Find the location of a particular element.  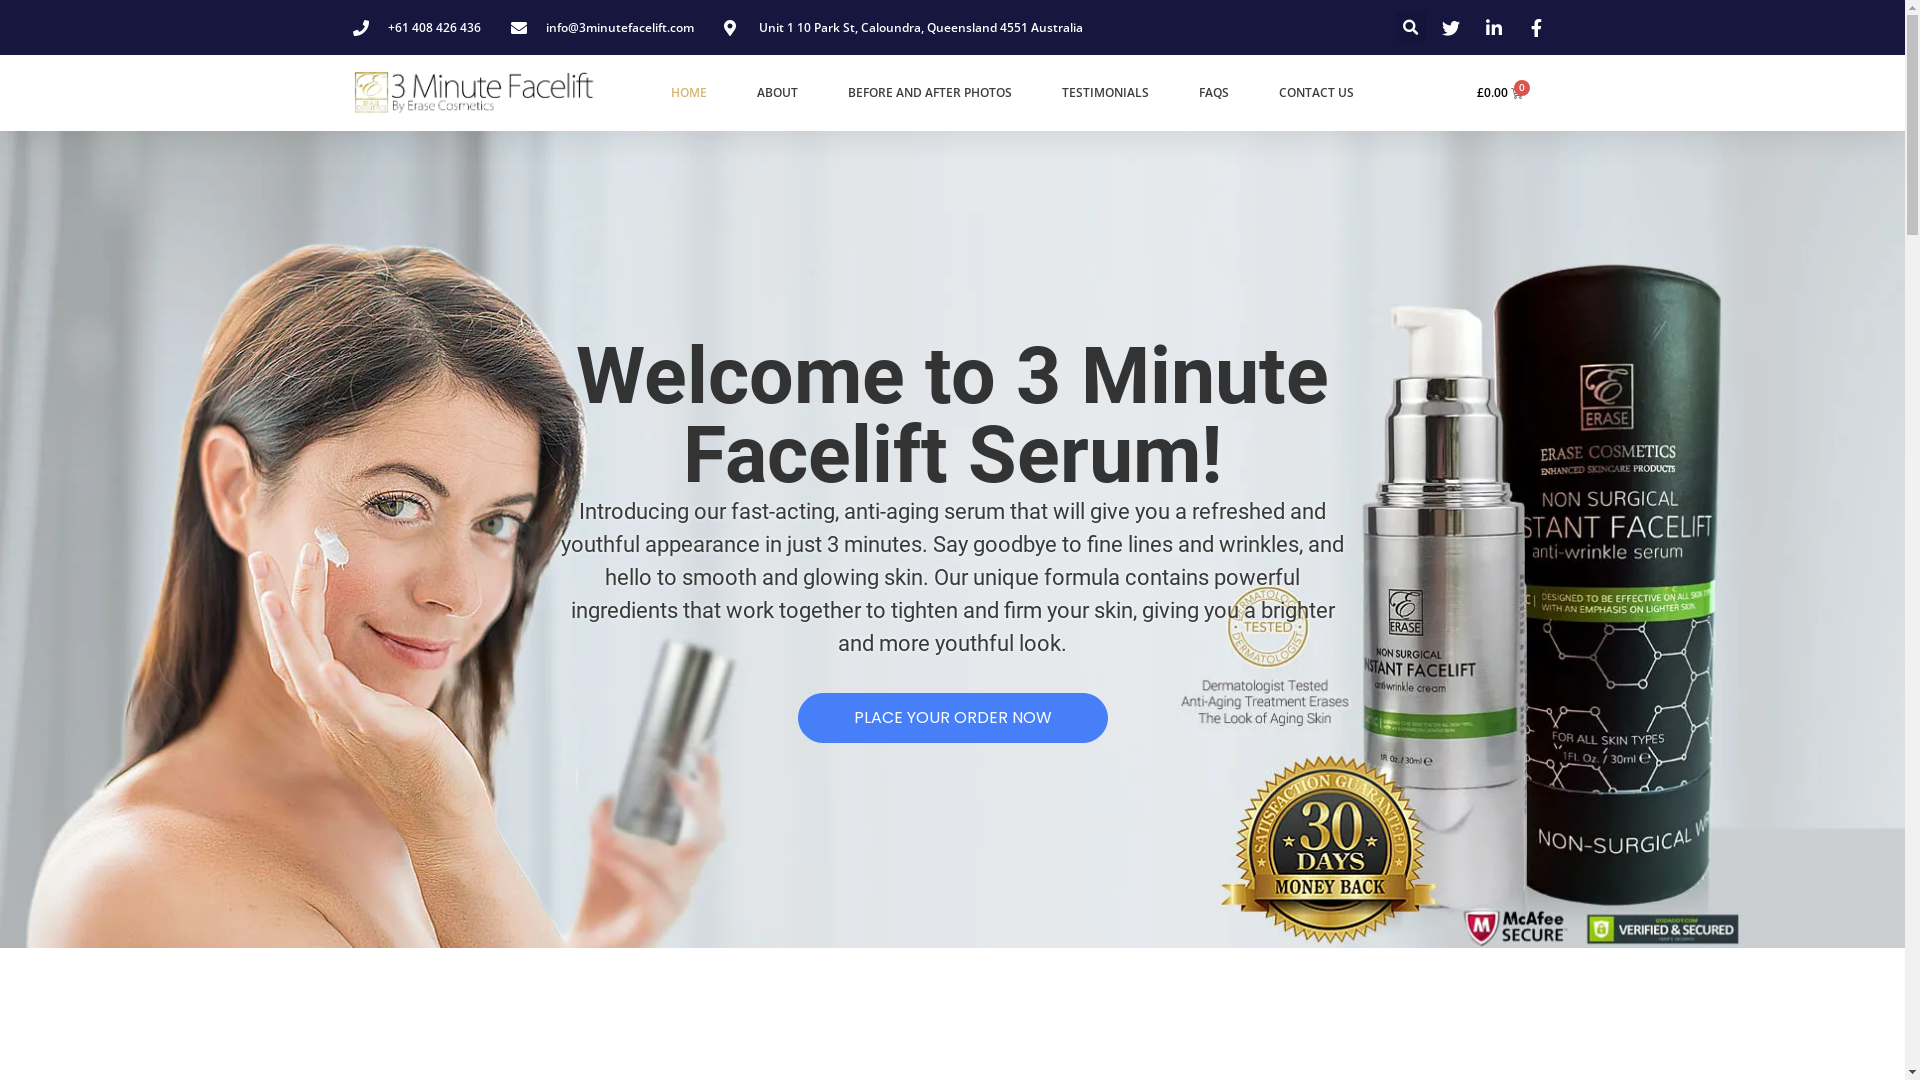

'HOME' is located at coordinates (689, 92).